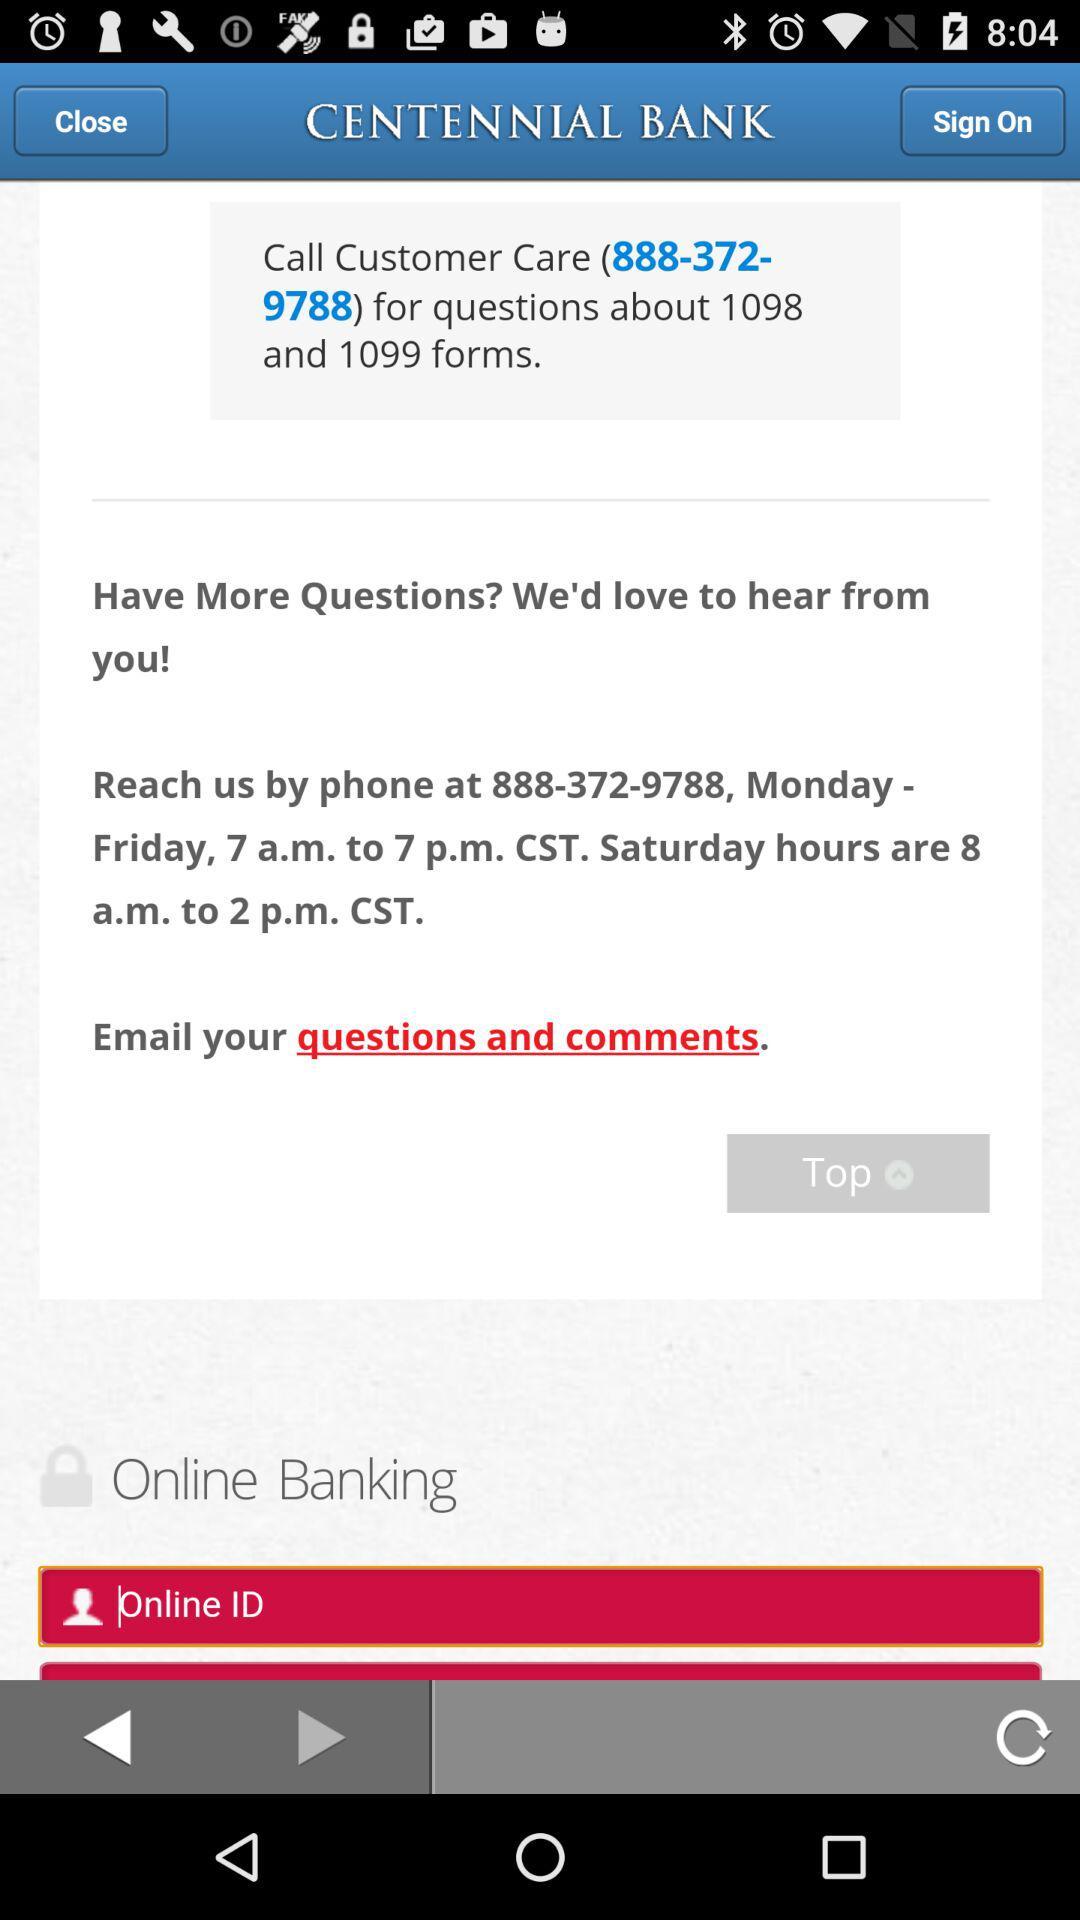 The height and width of the screenshot is (1920, 1080). Describe the element at coordinates (540, 119) in the screenshot. I see `text beside close button` at that location.